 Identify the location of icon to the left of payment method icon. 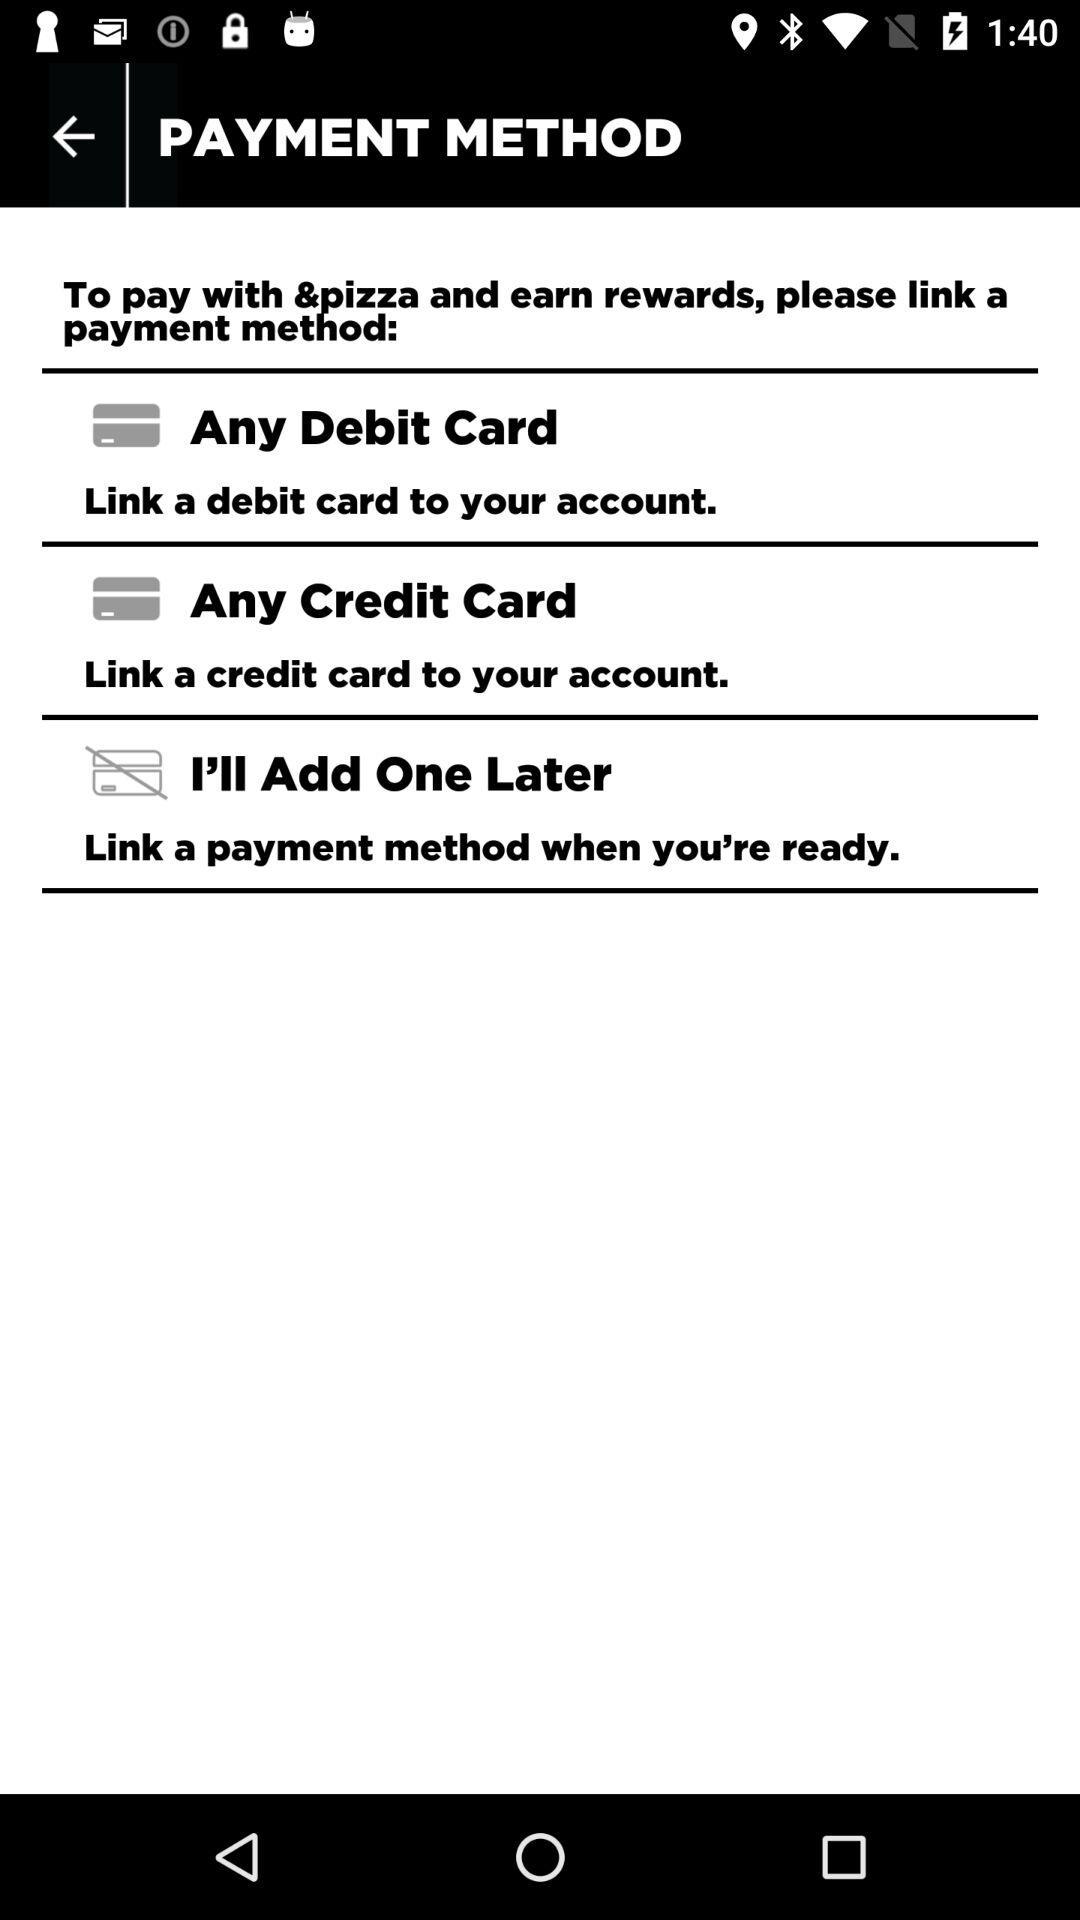
(72, 135).